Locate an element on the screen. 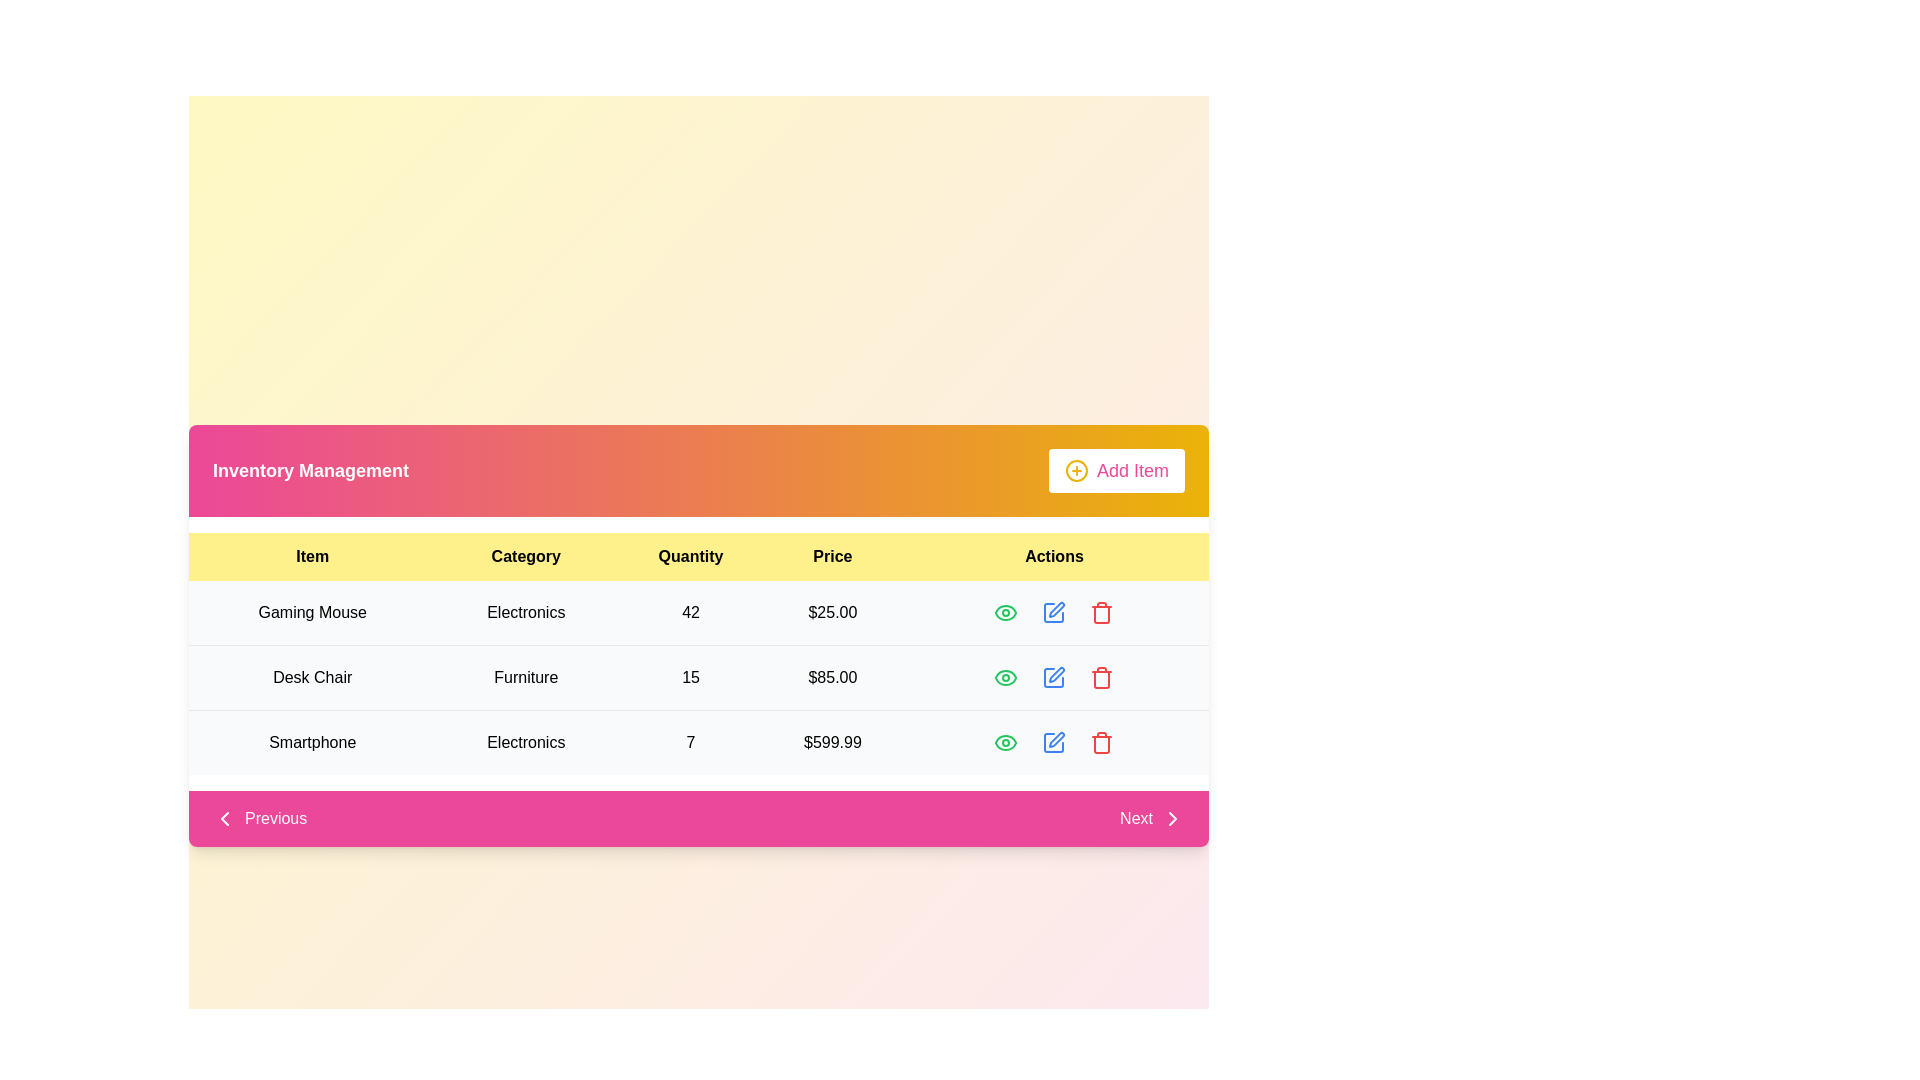  the 'Quantity' label, which is styled in bold on a yellow background in the table header, centrally aligned as the third column from the left is located at coordinates (691, 556).